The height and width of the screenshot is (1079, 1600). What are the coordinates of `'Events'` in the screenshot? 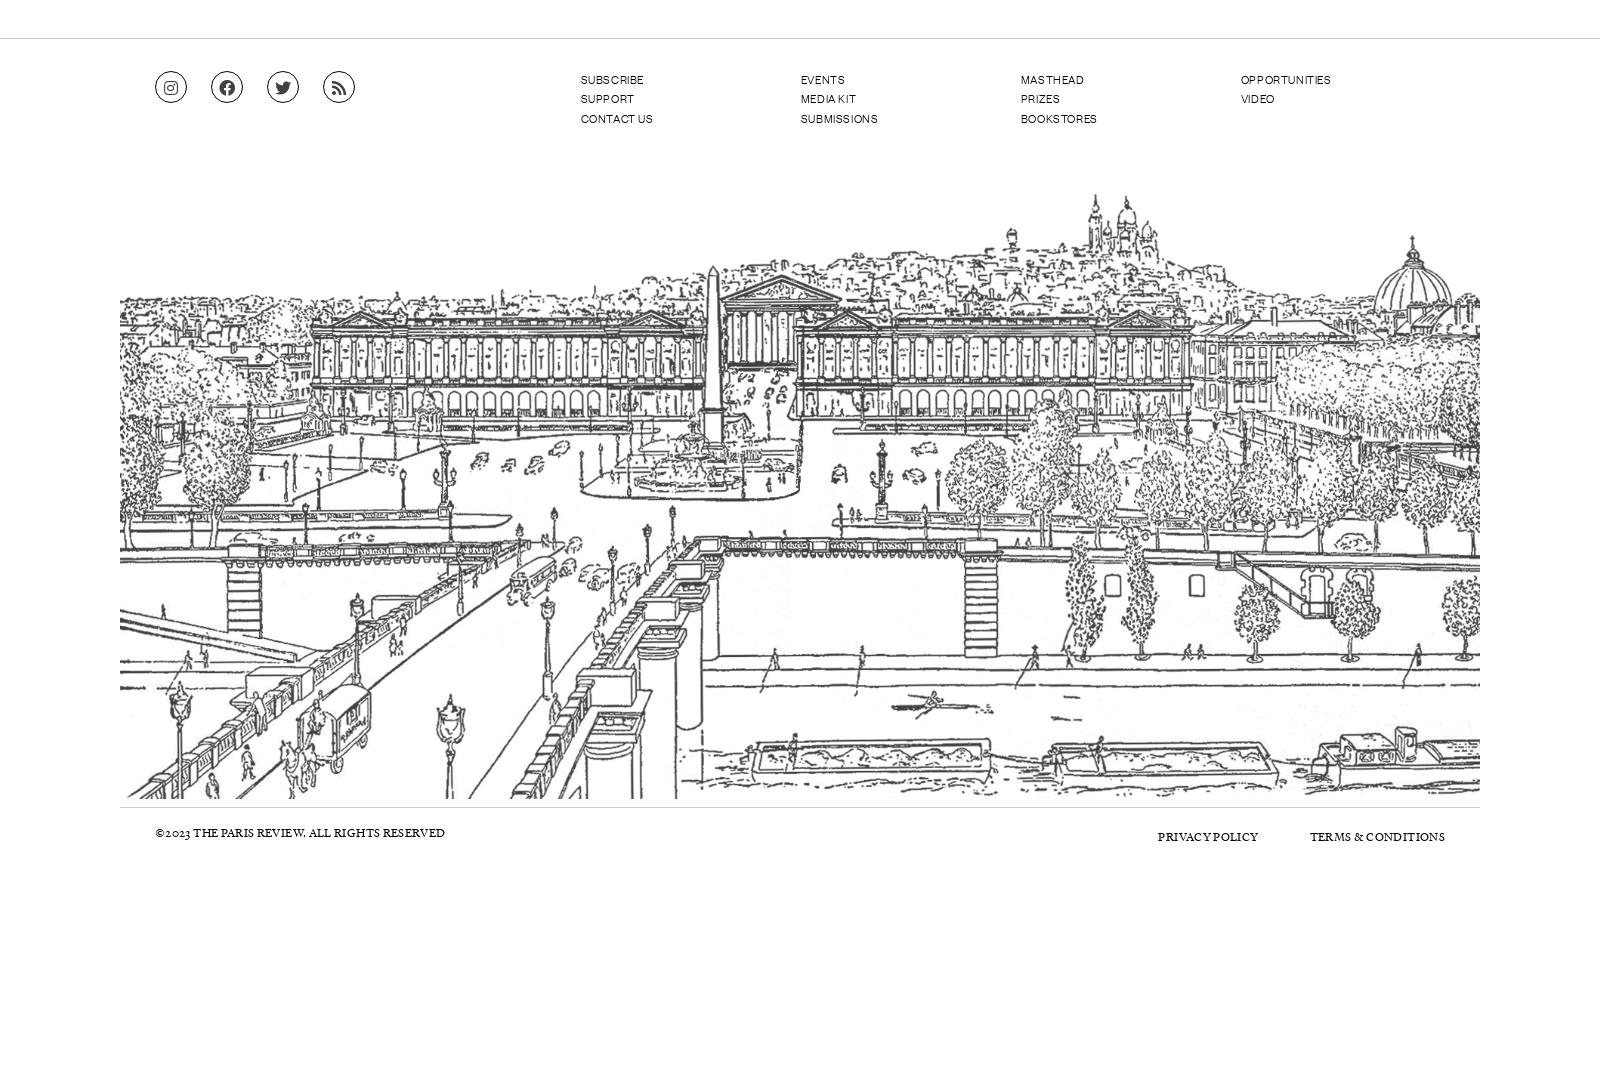 It's located at (821, 77).